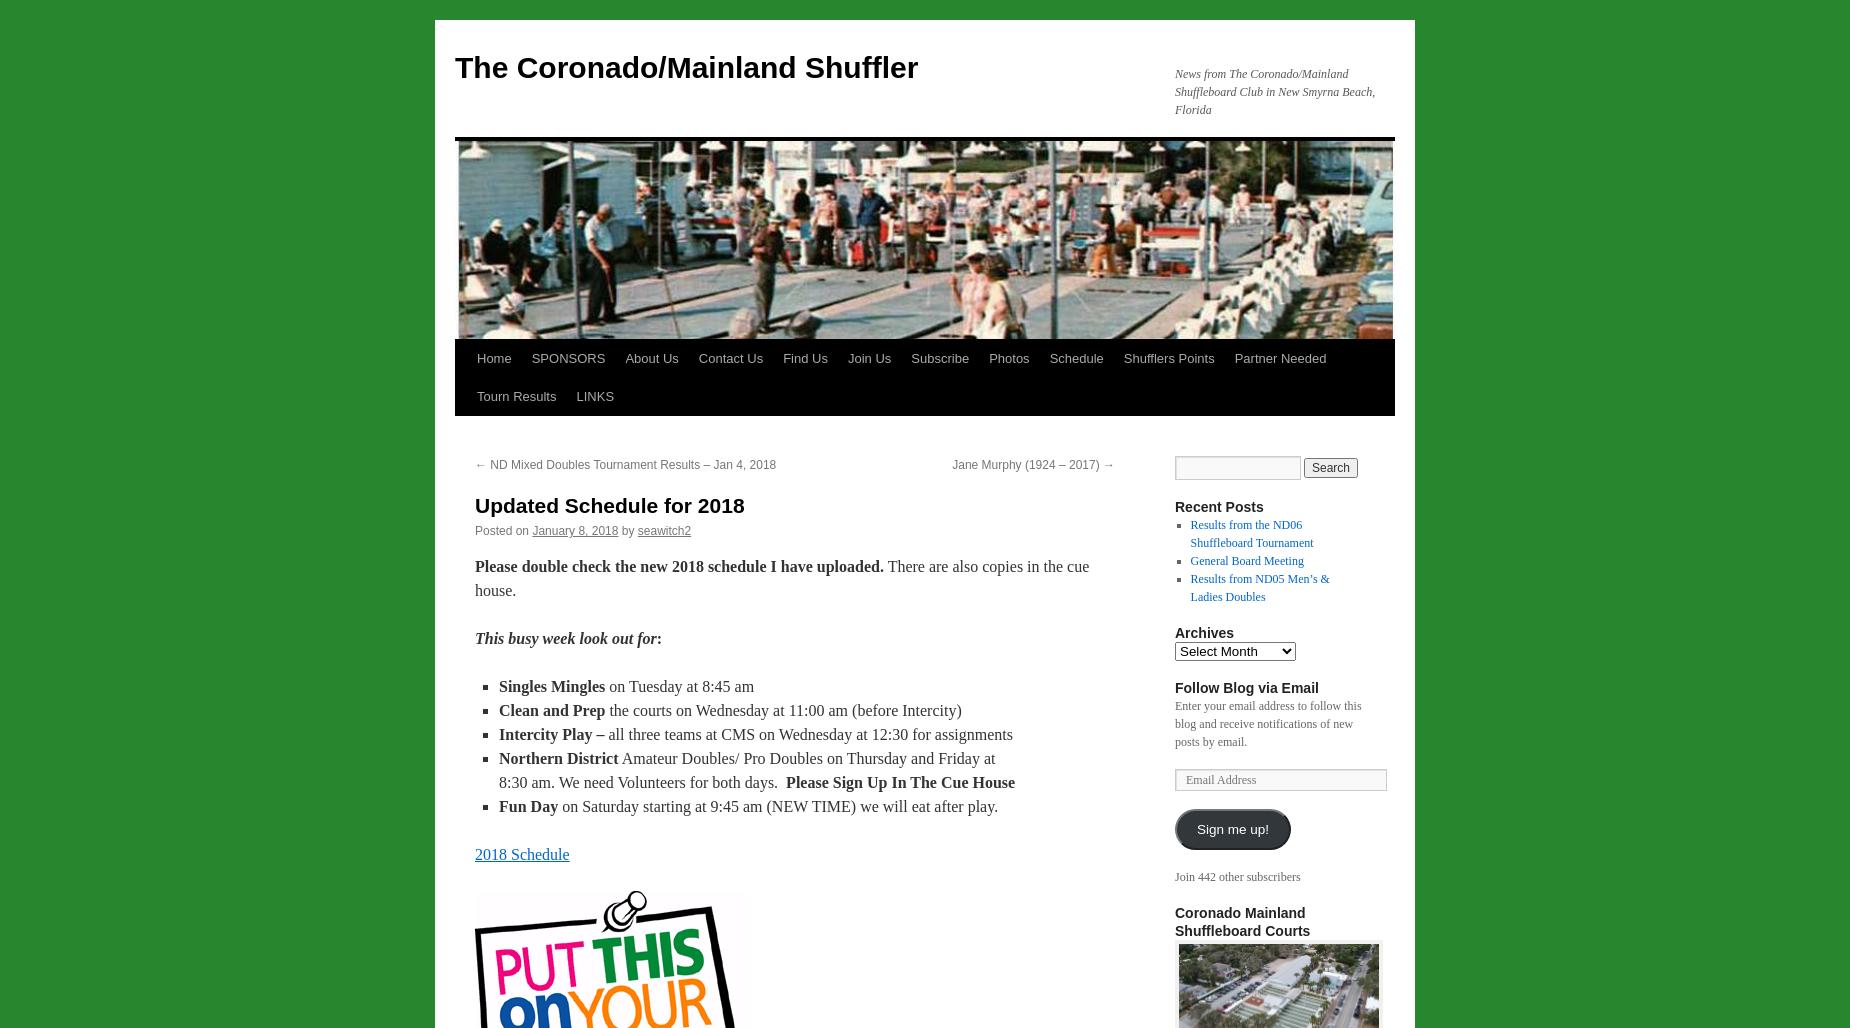  Describe the element at coordinates (786, 782) in the screenshot. I see `'Please Sign Up In The Cue House'` at that location.